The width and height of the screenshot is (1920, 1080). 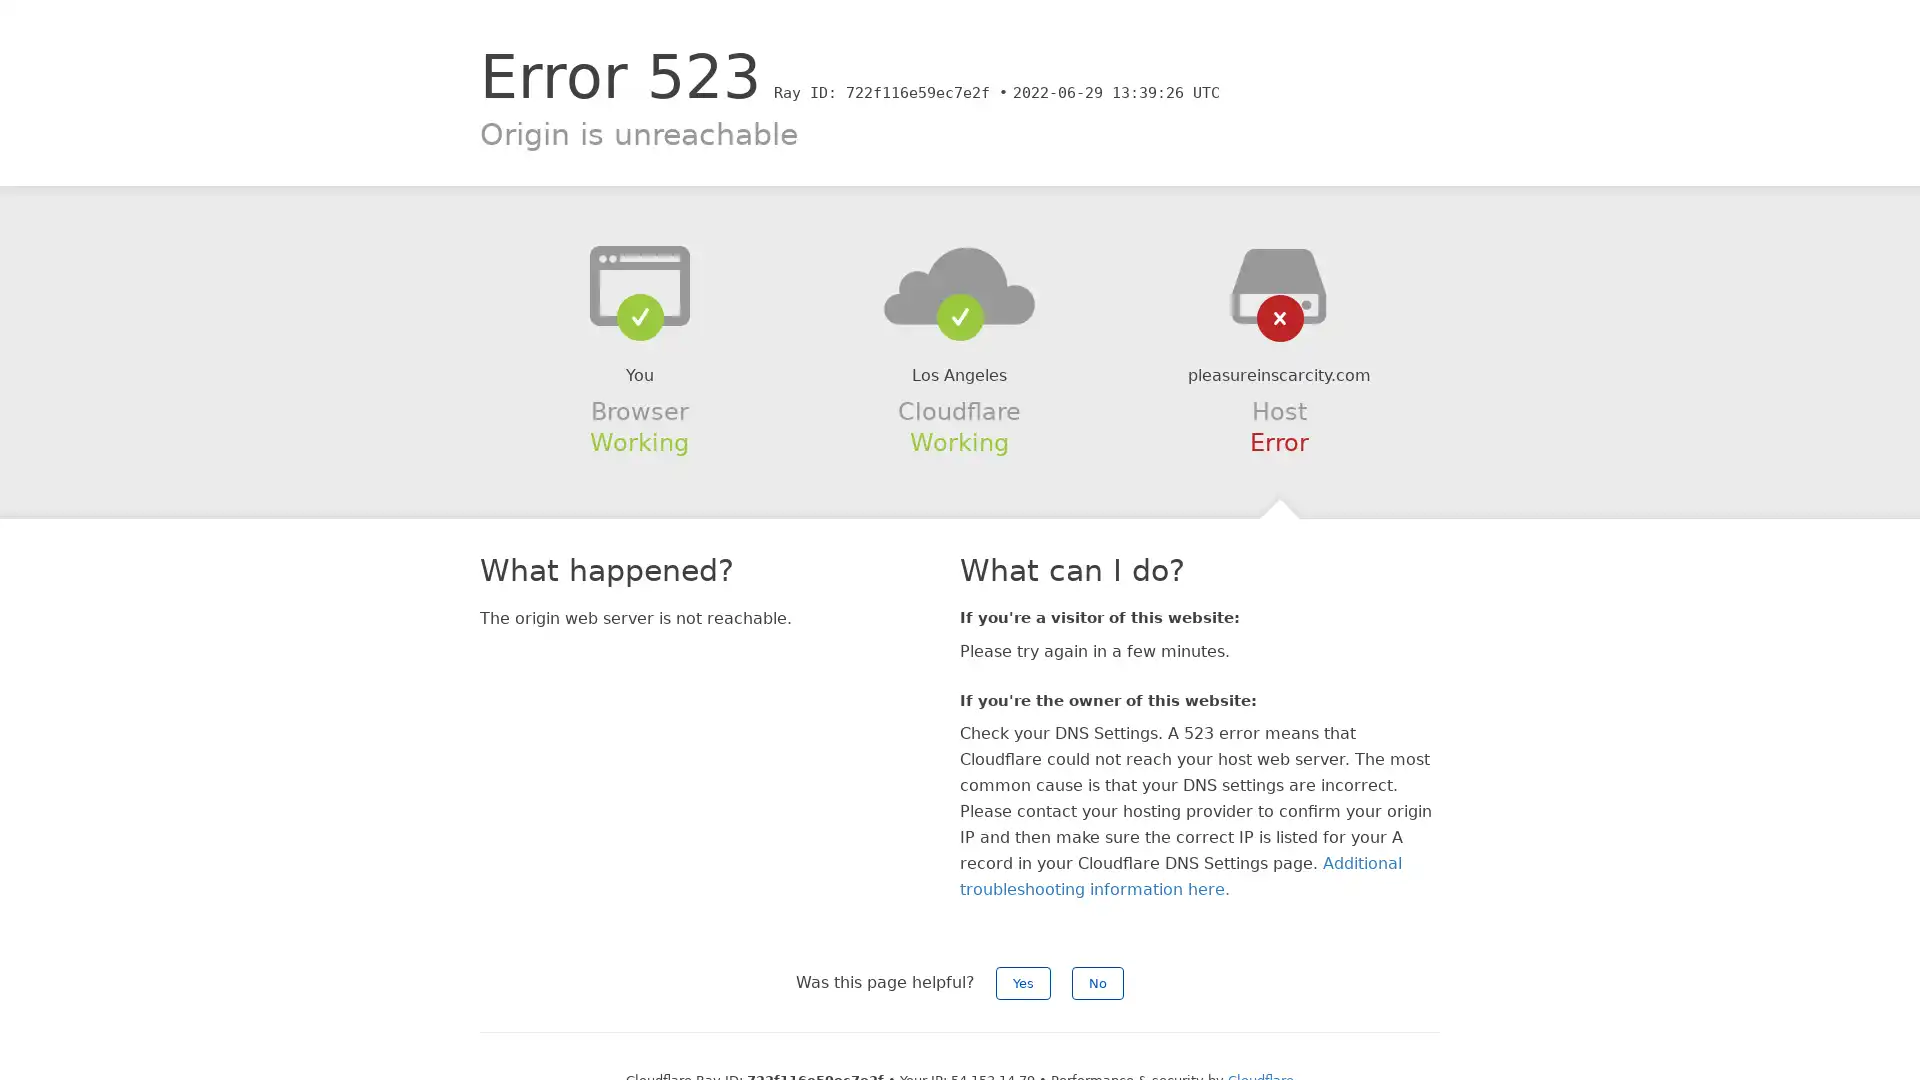 What do you see at coordinates (1023, 982) in the screenshot?
I see `Yes` at bounding box center [1023, 982].